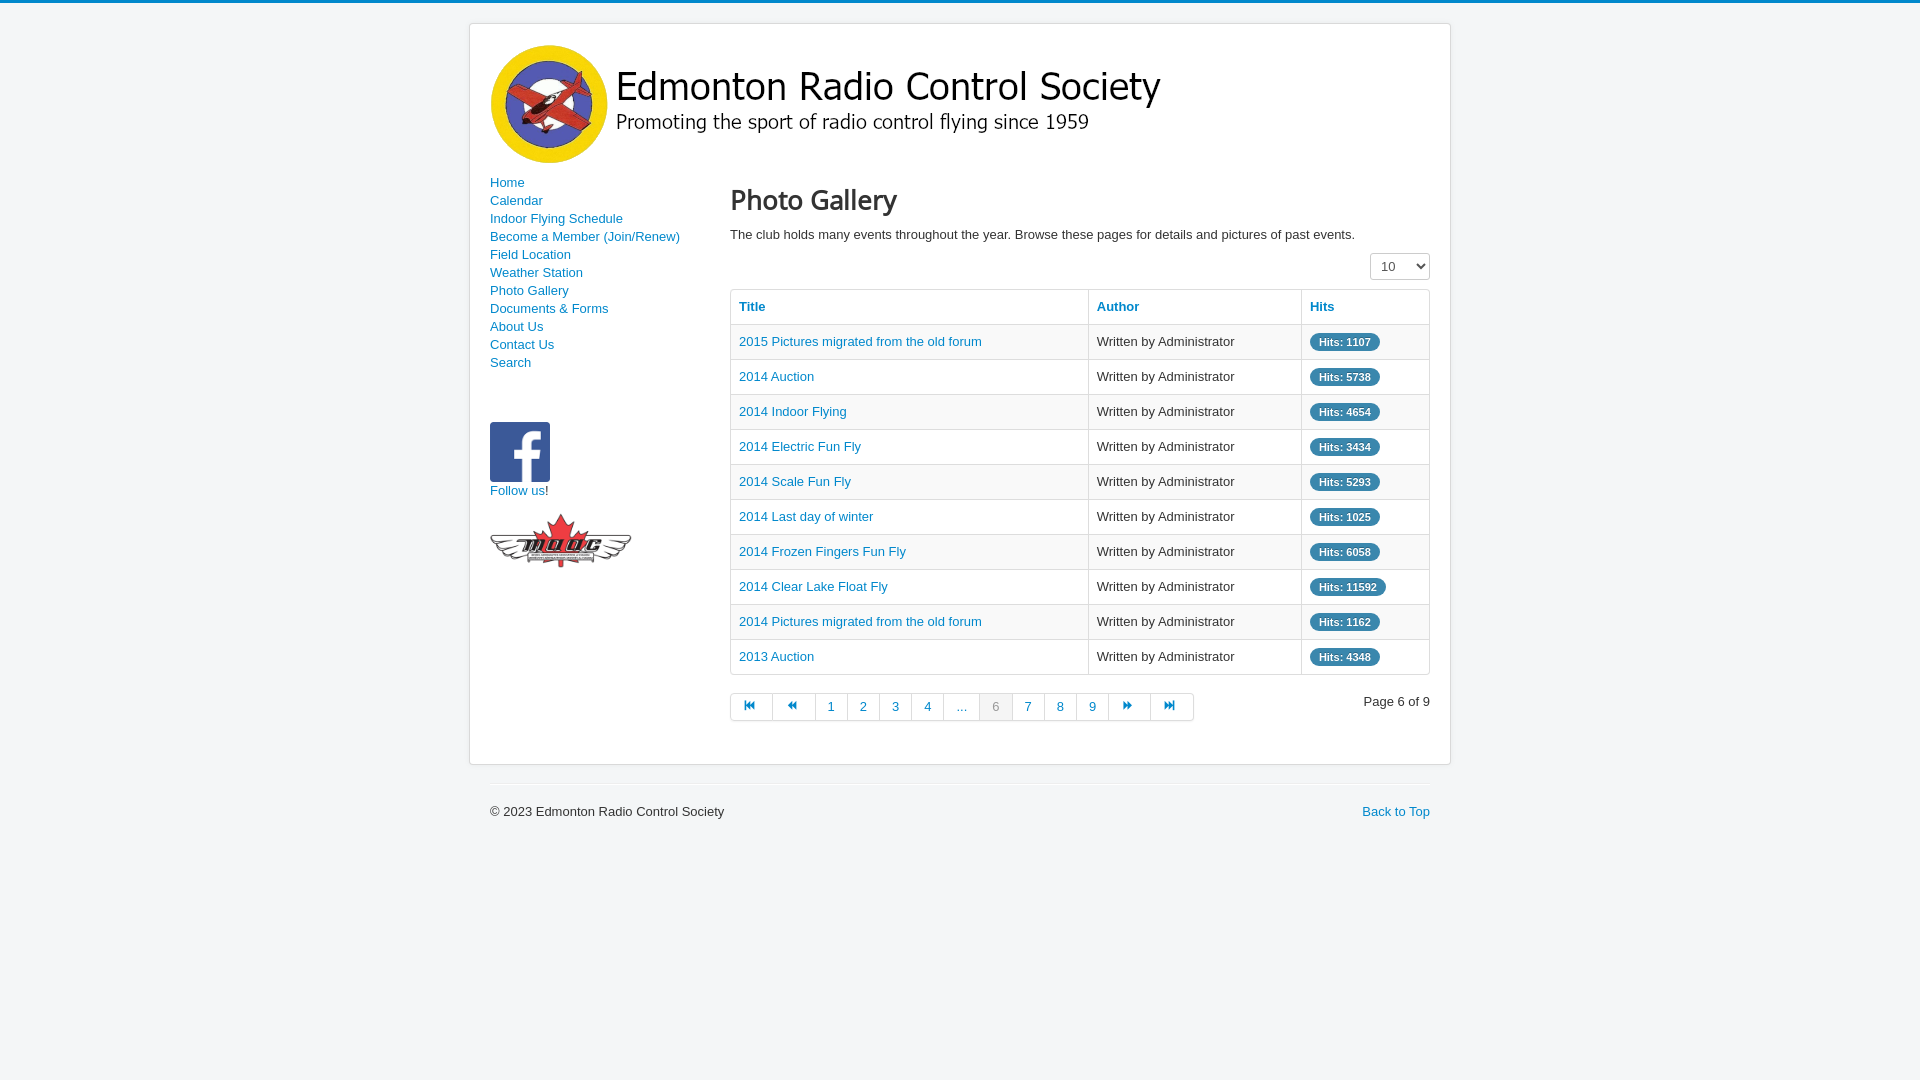 This screenshot has width=1920, height=1080. What do you see at coordinates (1117, 306) in the screenshot?
I see `'Author'` at bounding box center [1117, 306].